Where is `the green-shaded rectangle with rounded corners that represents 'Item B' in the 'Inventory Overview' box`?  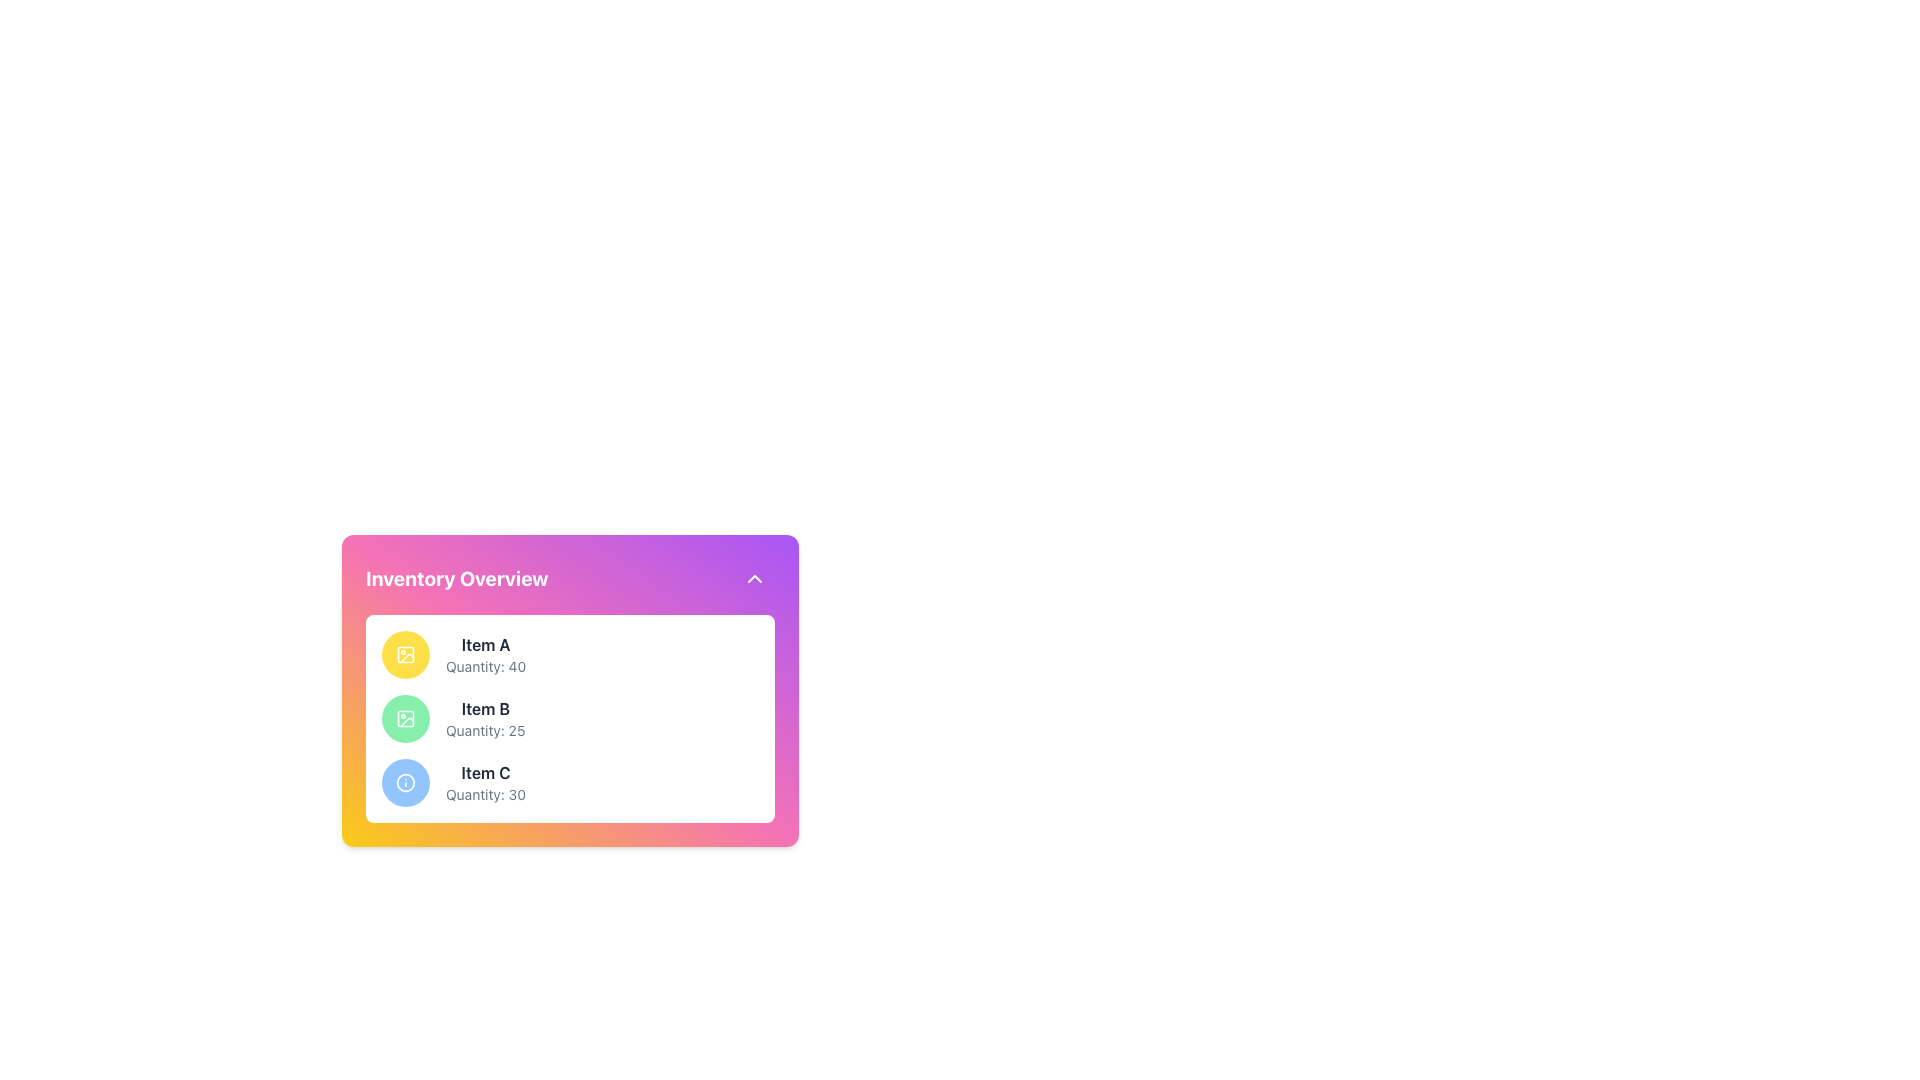
the green-shaded rectangle with rounded corners that represents 'Item B' in the 'Inventory Overview' box is located at coordinates (405, 717).